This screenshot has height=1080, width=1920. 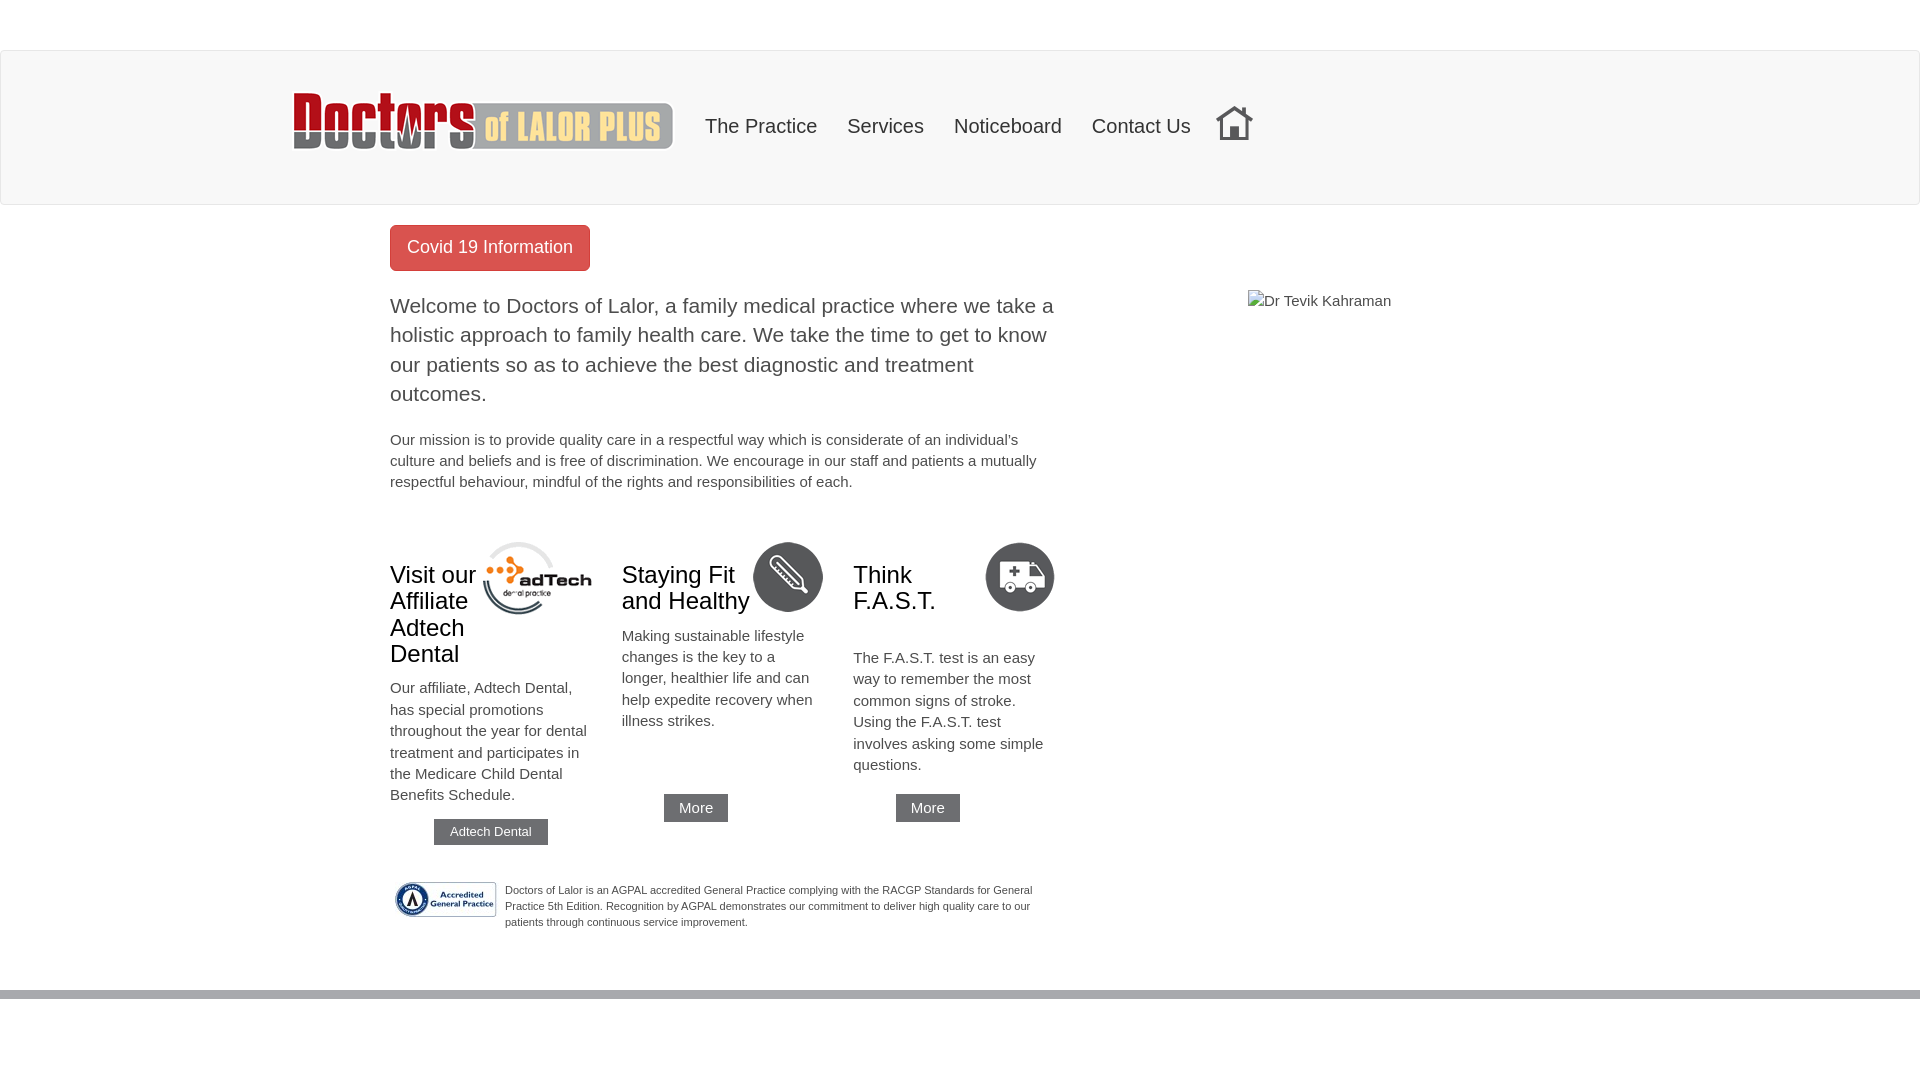 What do you see at coordinates (938, 120) in the screenshot?
I see `'Noticeboard'` at bounding box center [938, 120].